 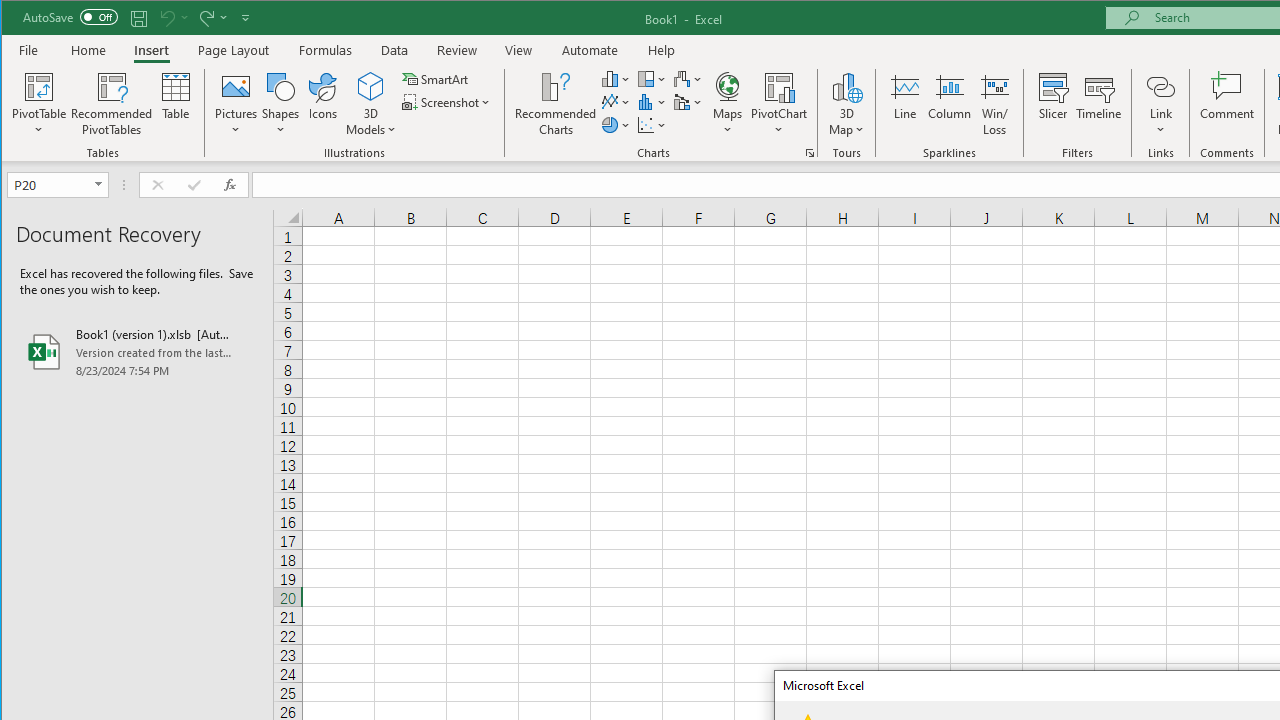 I want to click on 'PivotChart', so click(x=778, y=85).